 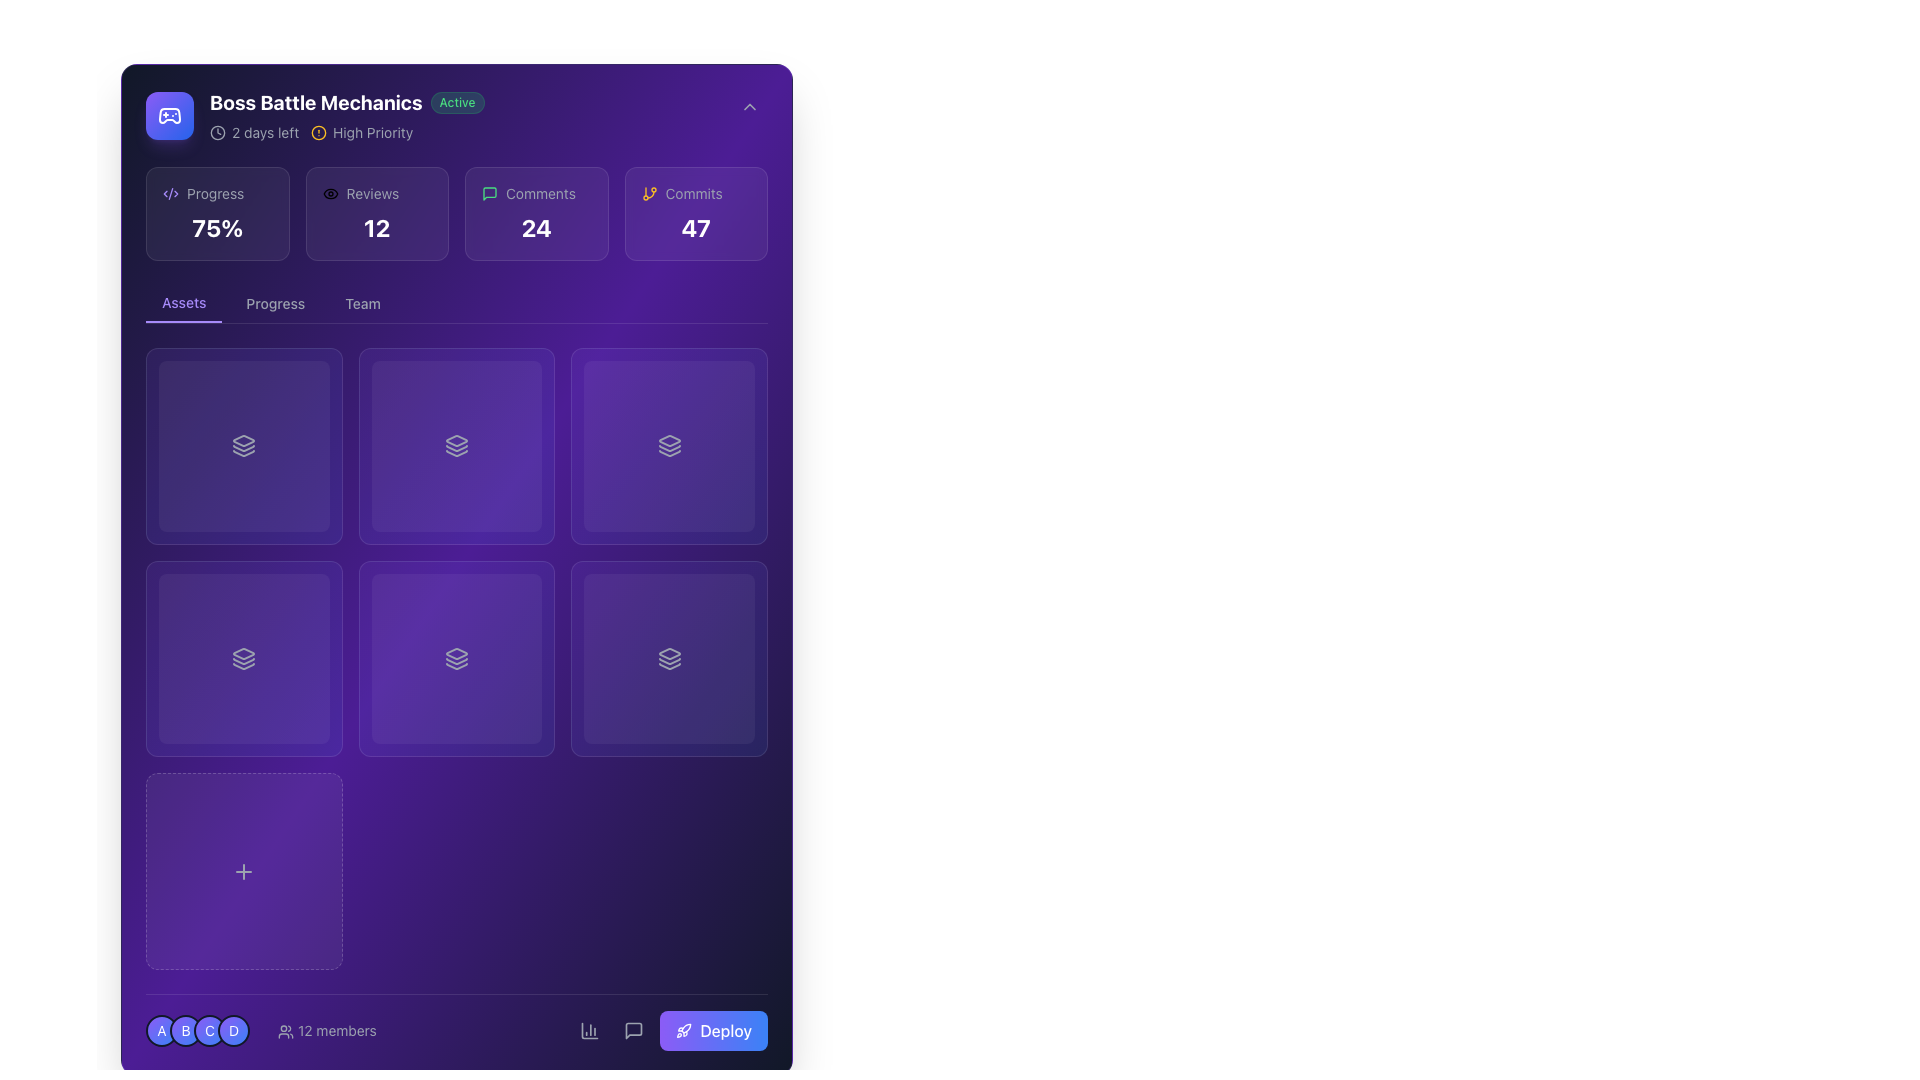 I want to click on the interactive card located in the bottom-right corner of the 3x3 grid layout, so click(x=669, y=659).